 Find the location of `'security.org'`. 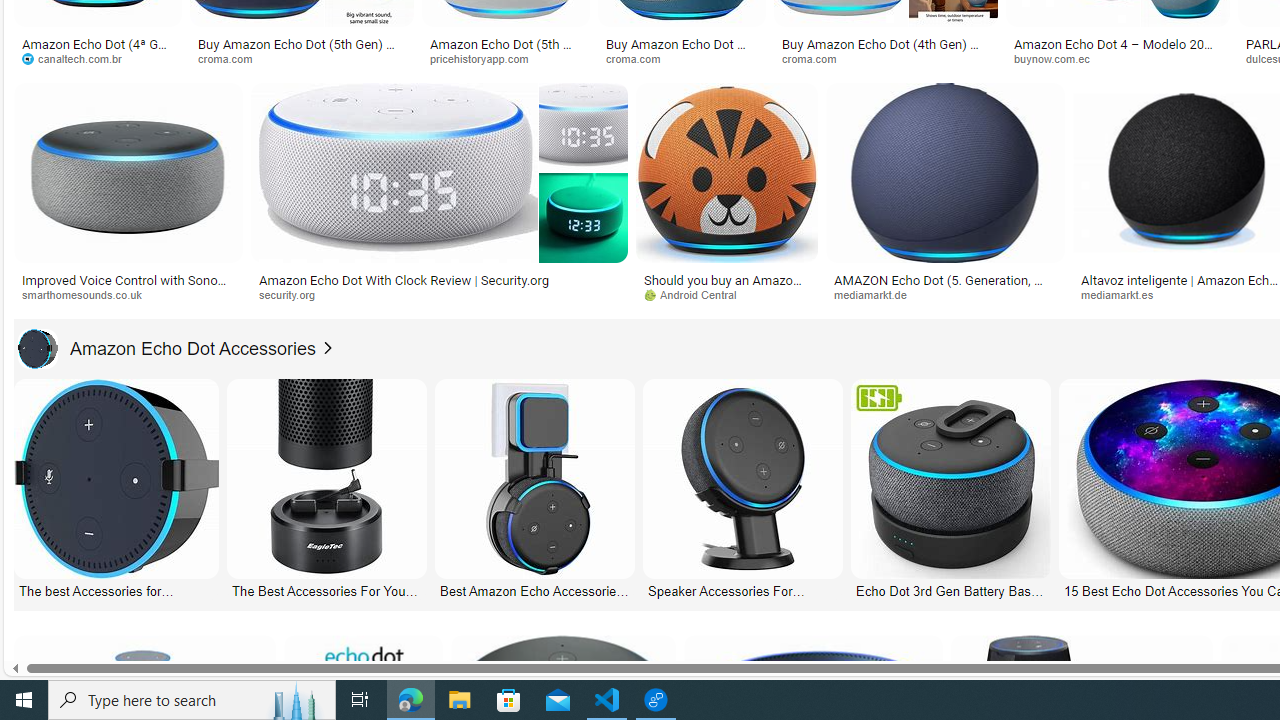

'security.org' is located at coordinates (438, 295).